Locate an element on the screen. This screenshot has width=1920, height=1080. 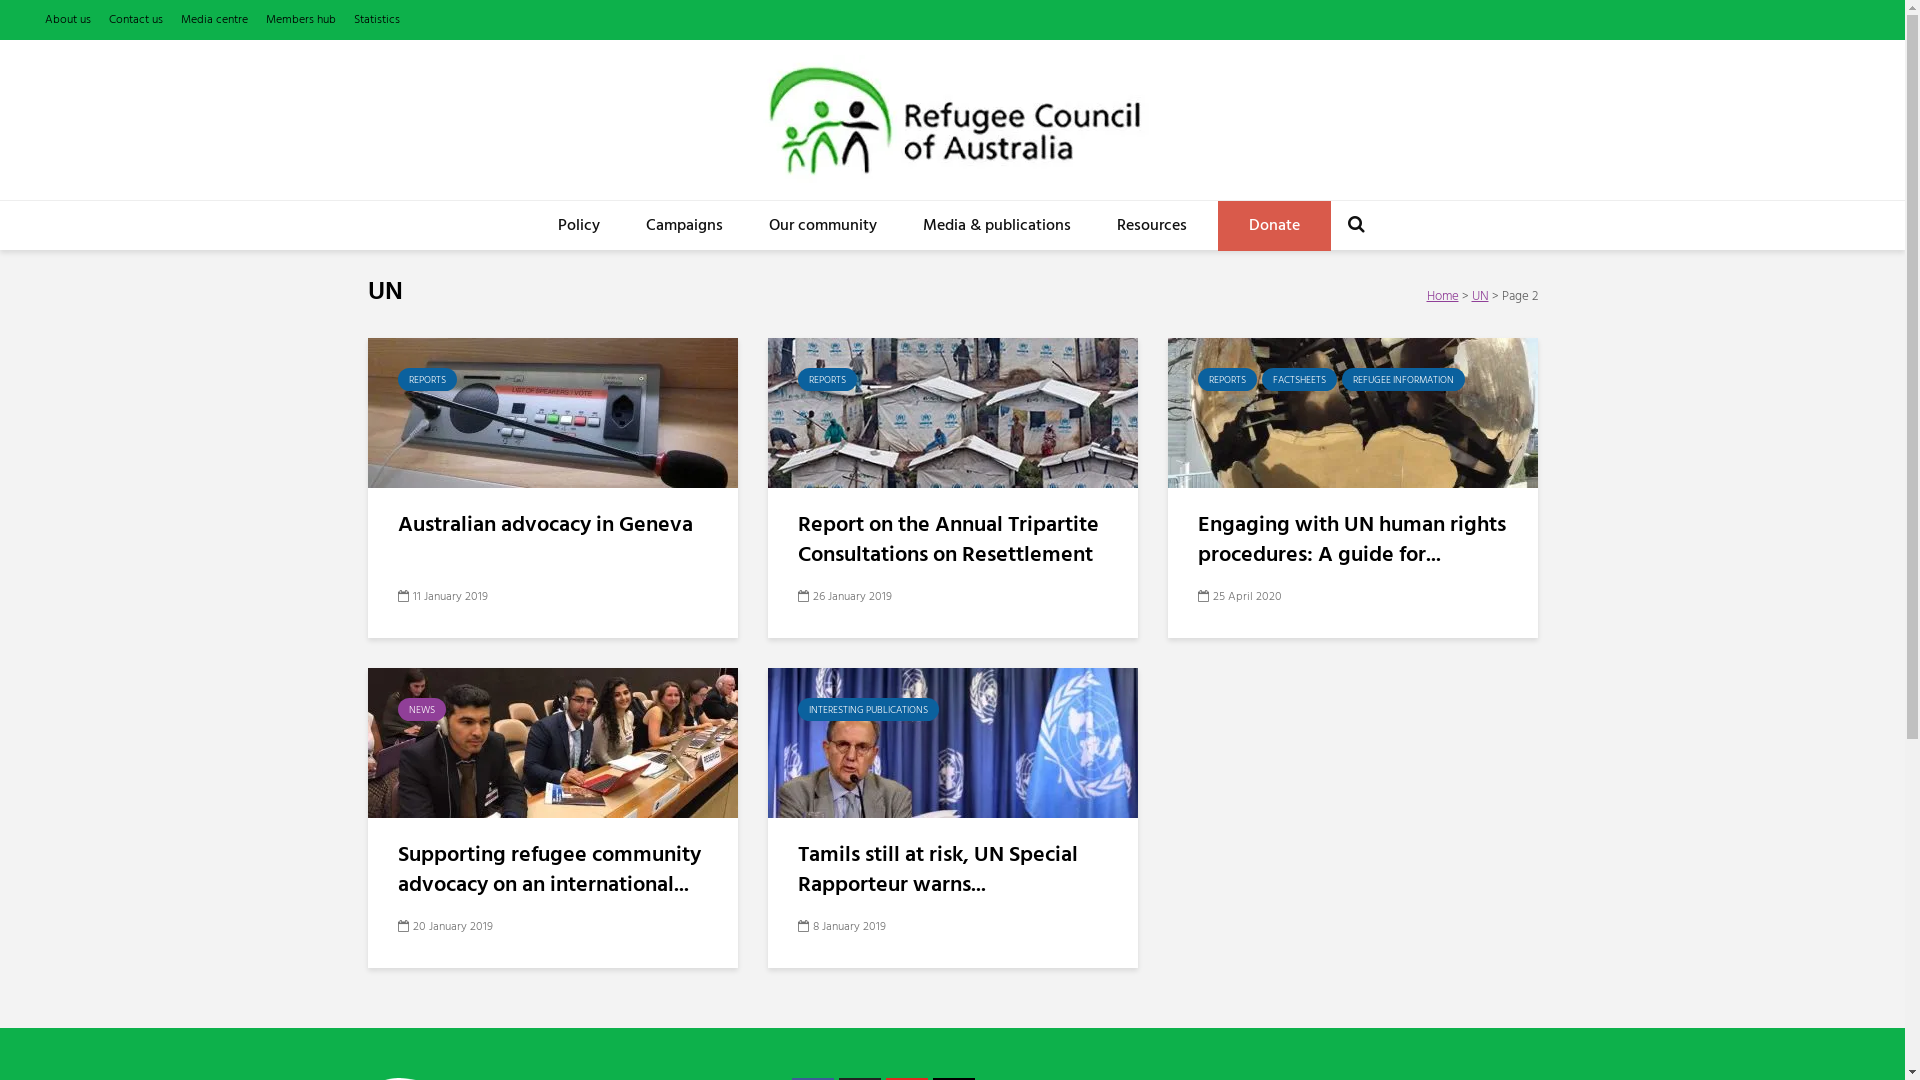
'NEWS' is located at coordinates (398, 708).